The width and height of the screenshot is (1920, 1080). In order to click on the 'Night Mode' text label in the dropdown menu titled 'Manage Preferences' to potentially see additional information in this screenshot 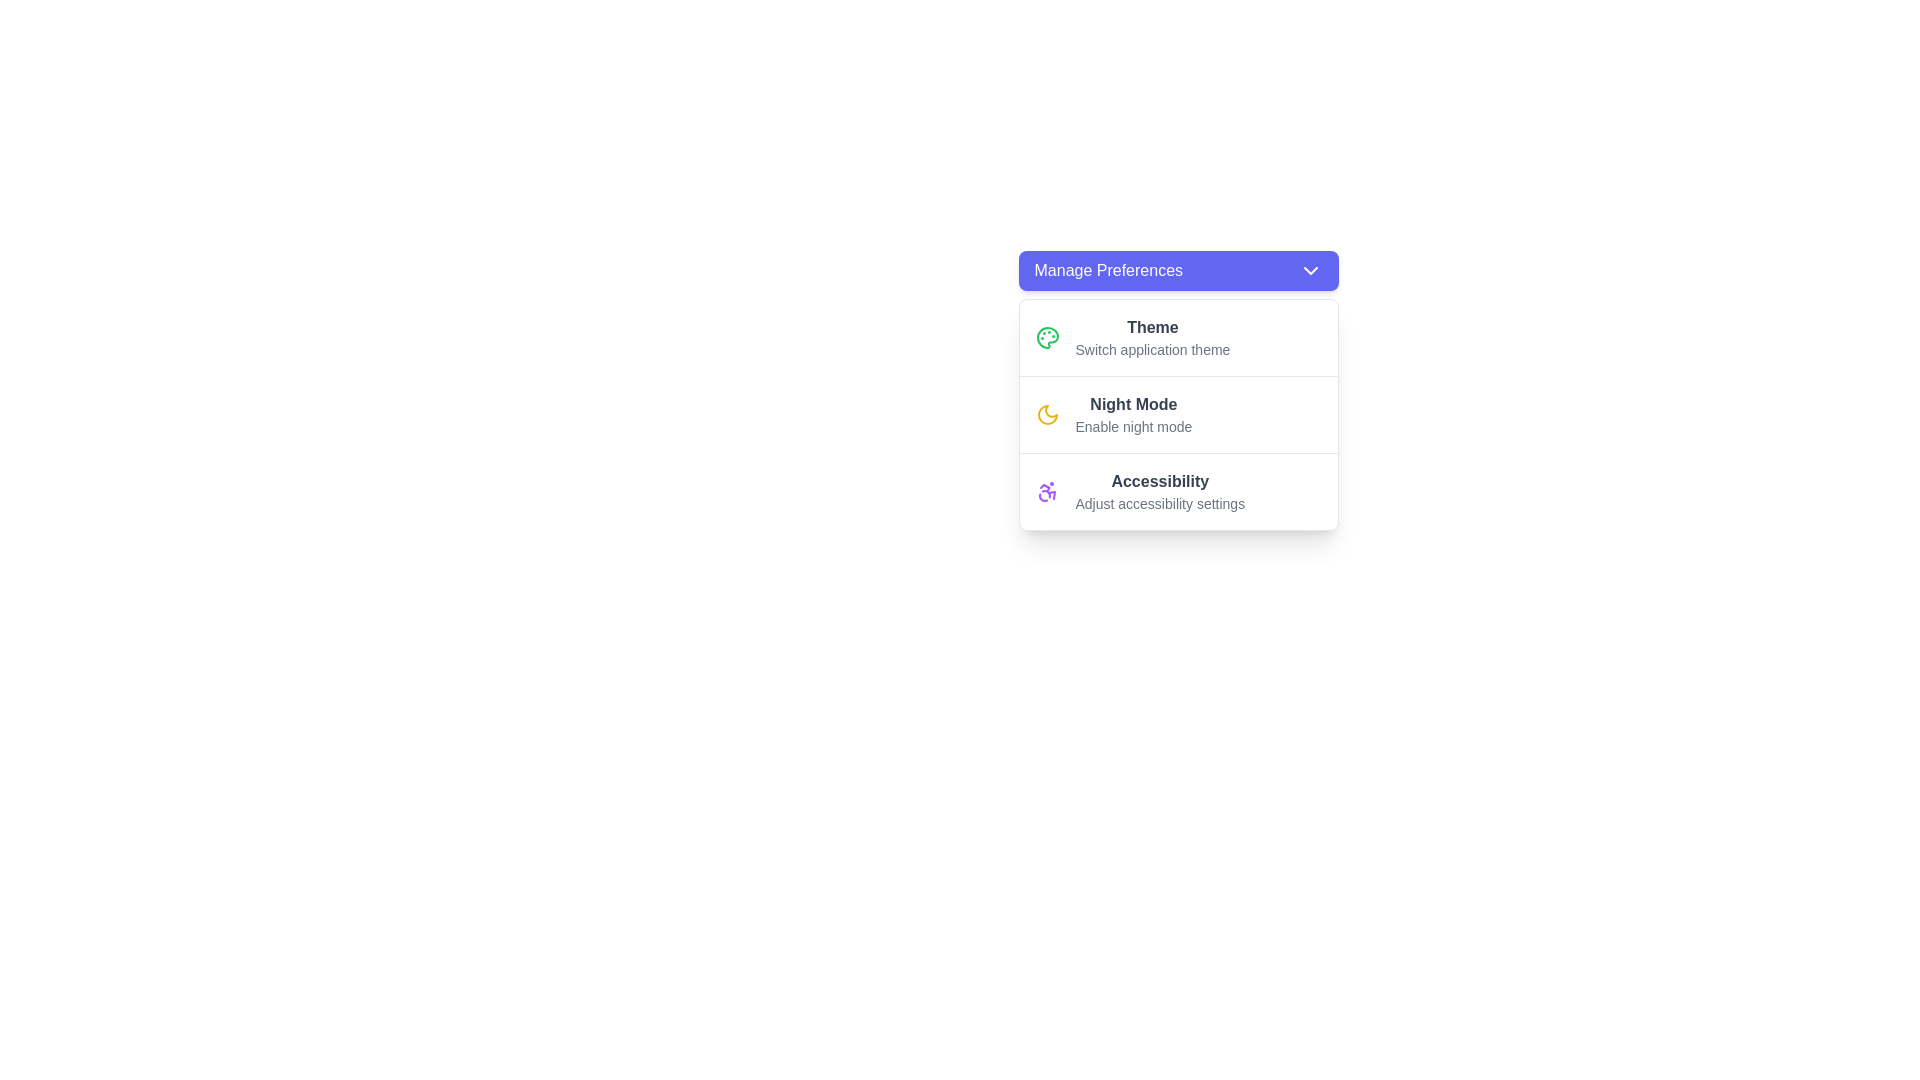, I will do `click(1133, 414)`.